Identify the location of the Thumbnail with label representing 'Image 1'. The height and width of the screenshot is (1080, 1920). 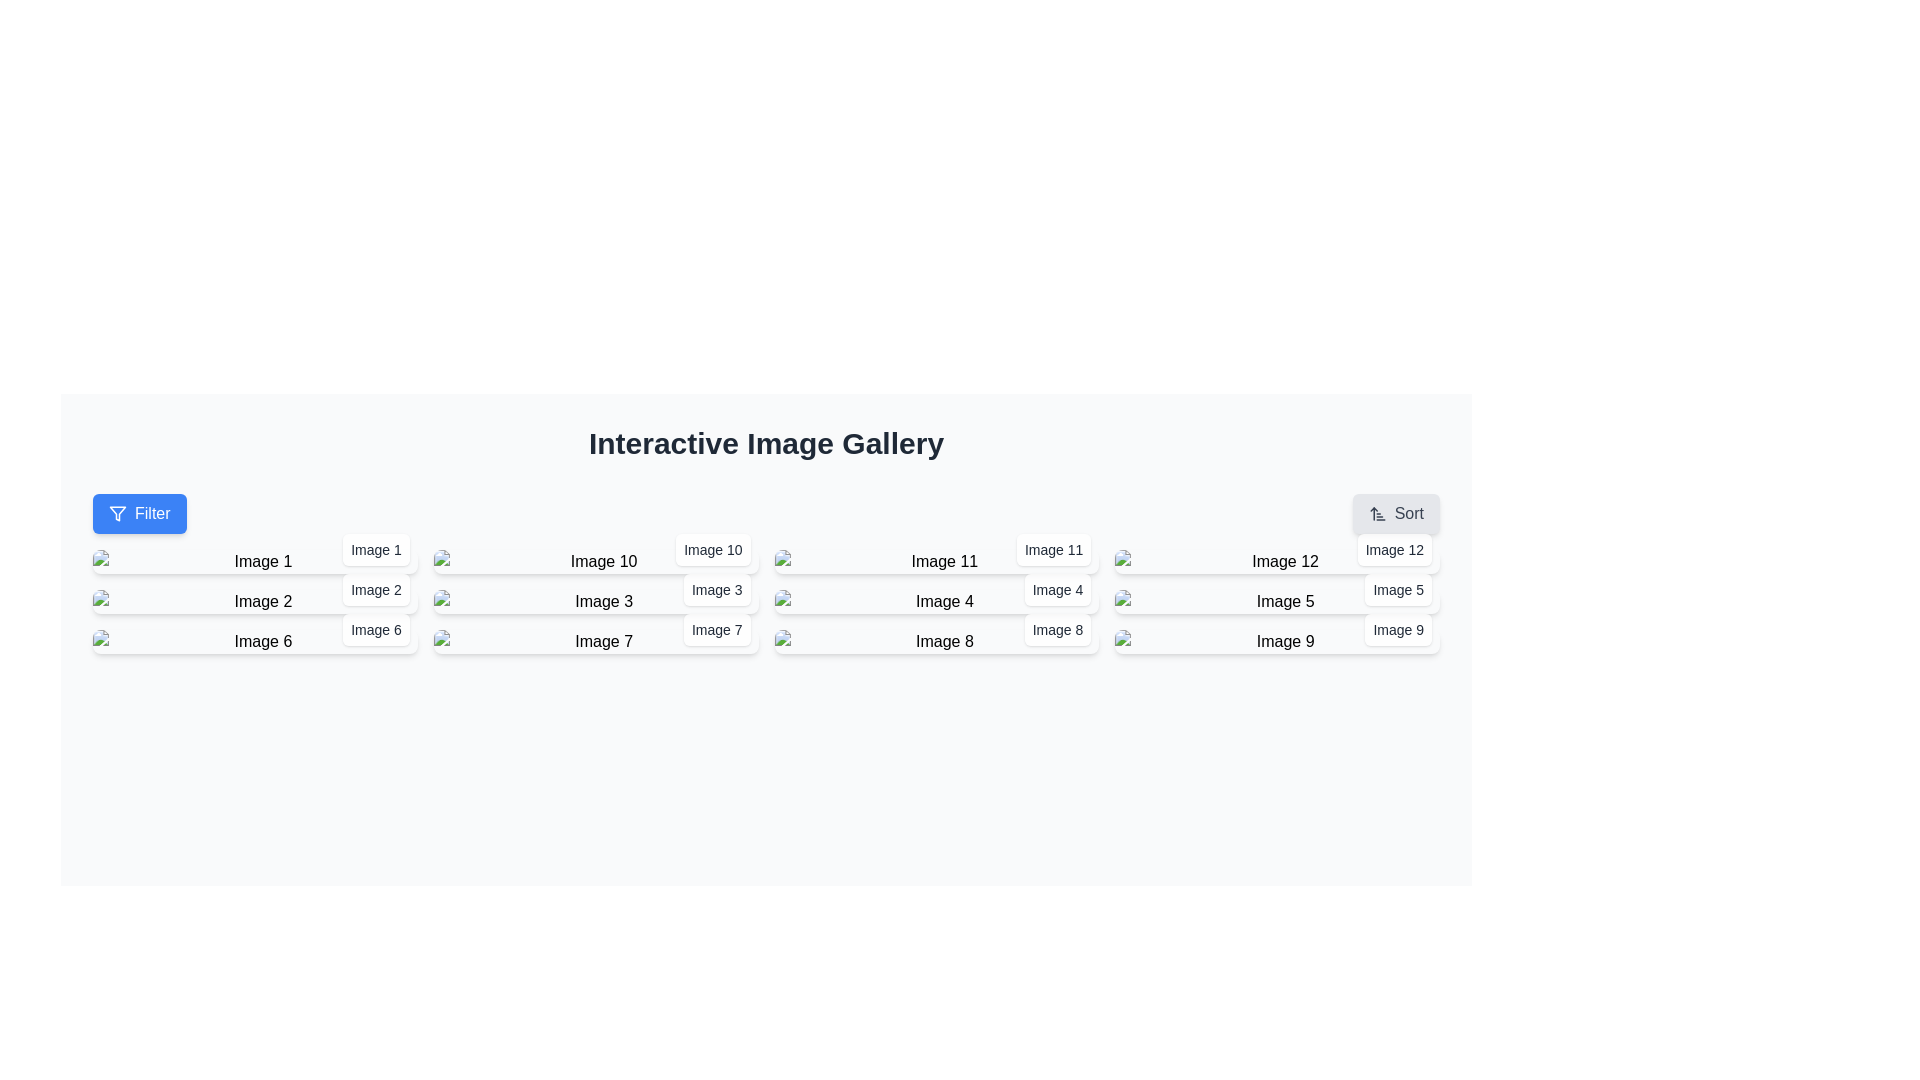
(254, 562).